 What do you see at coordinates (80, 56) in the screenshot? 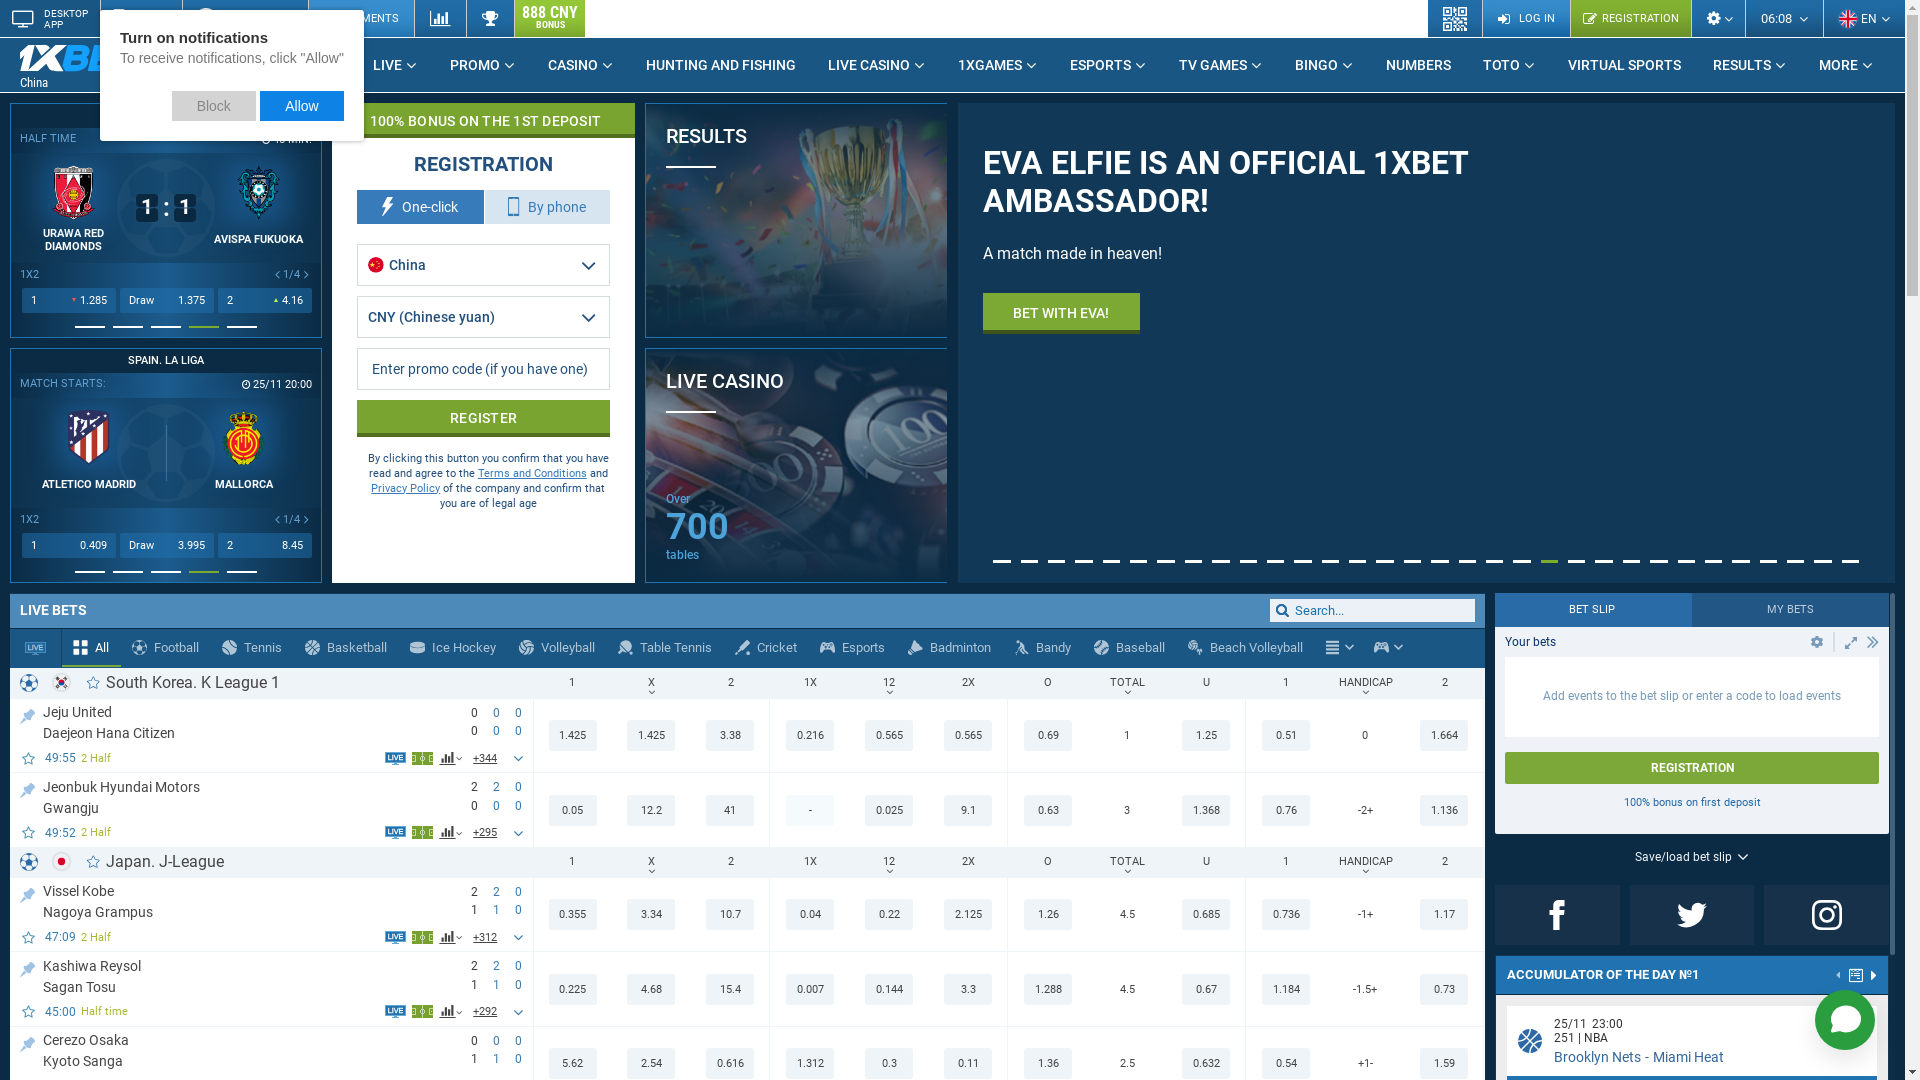
I see `'1xBet Betting Company'` at bounding box center [80, 56].